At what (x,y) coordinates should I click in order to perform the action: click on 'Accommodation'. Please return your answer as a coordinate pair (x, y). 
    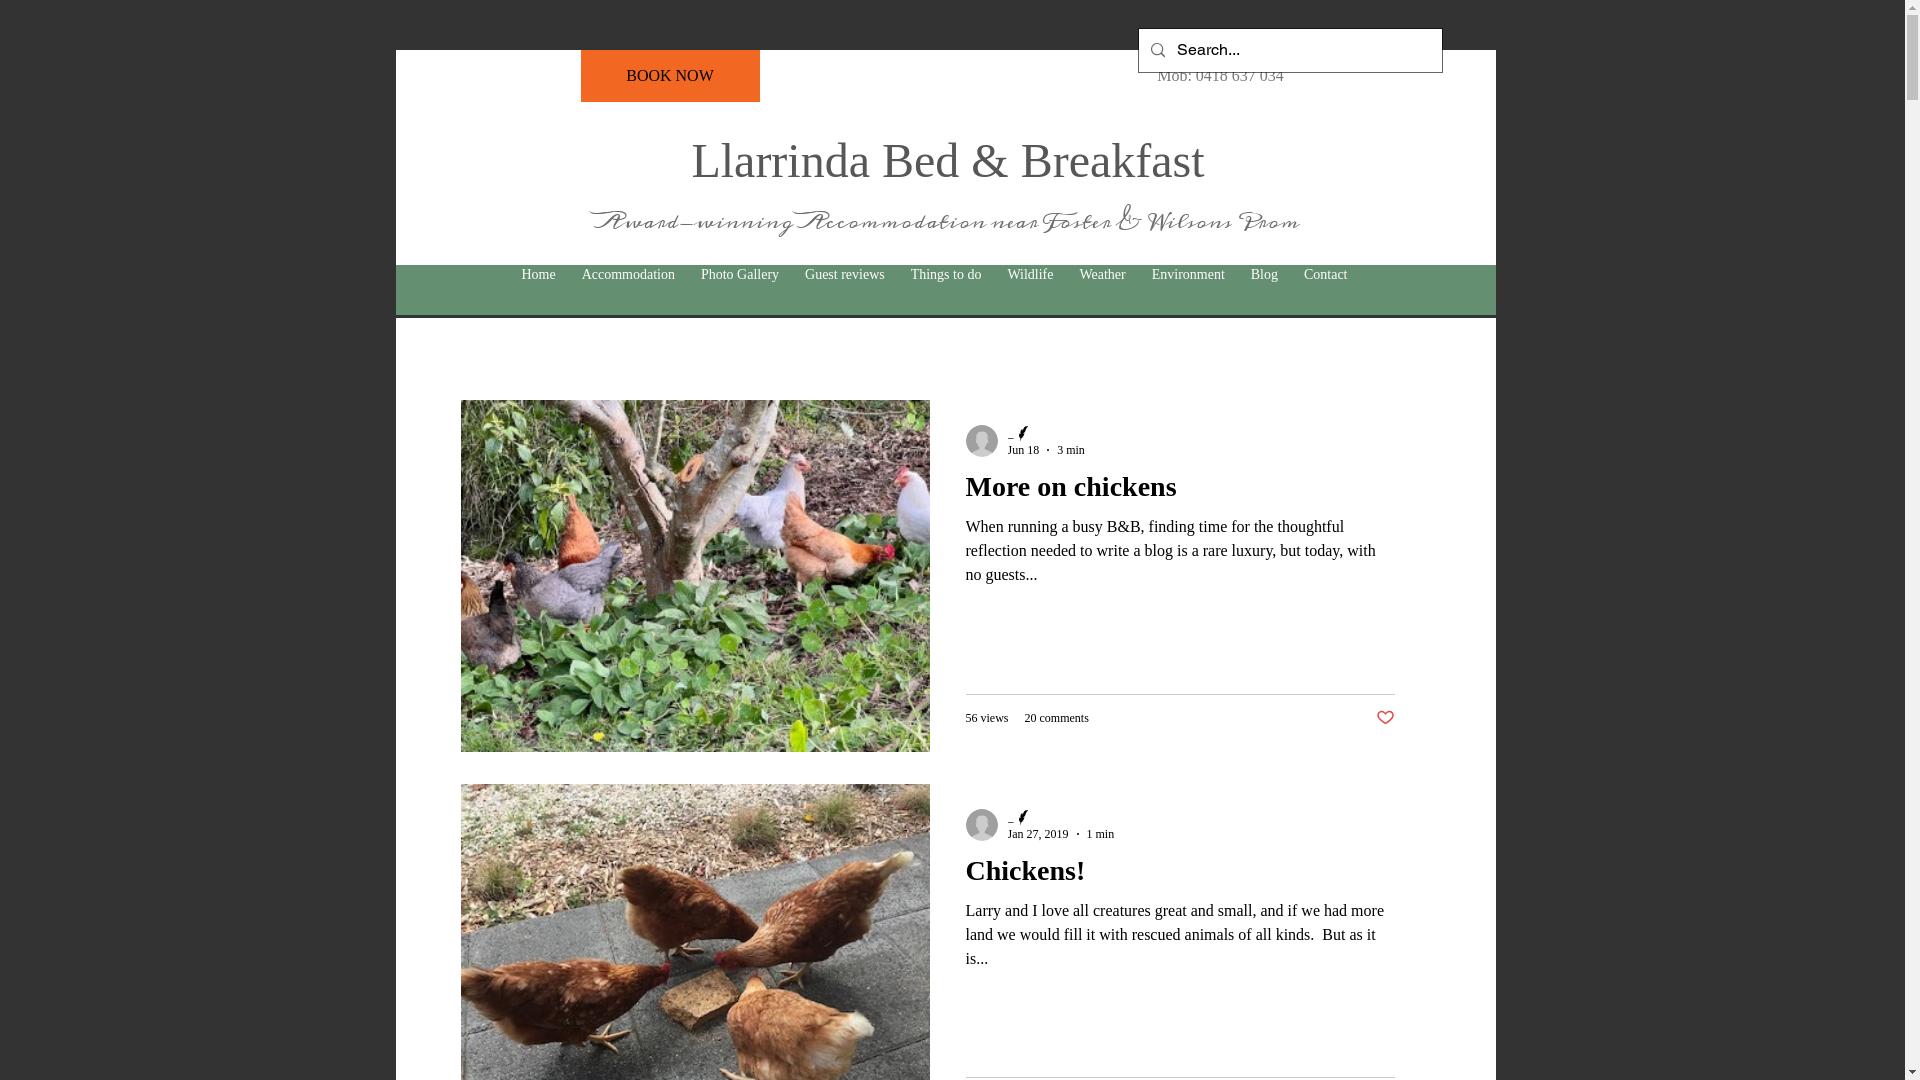
    Looking at the image, I should click on (627, 274).